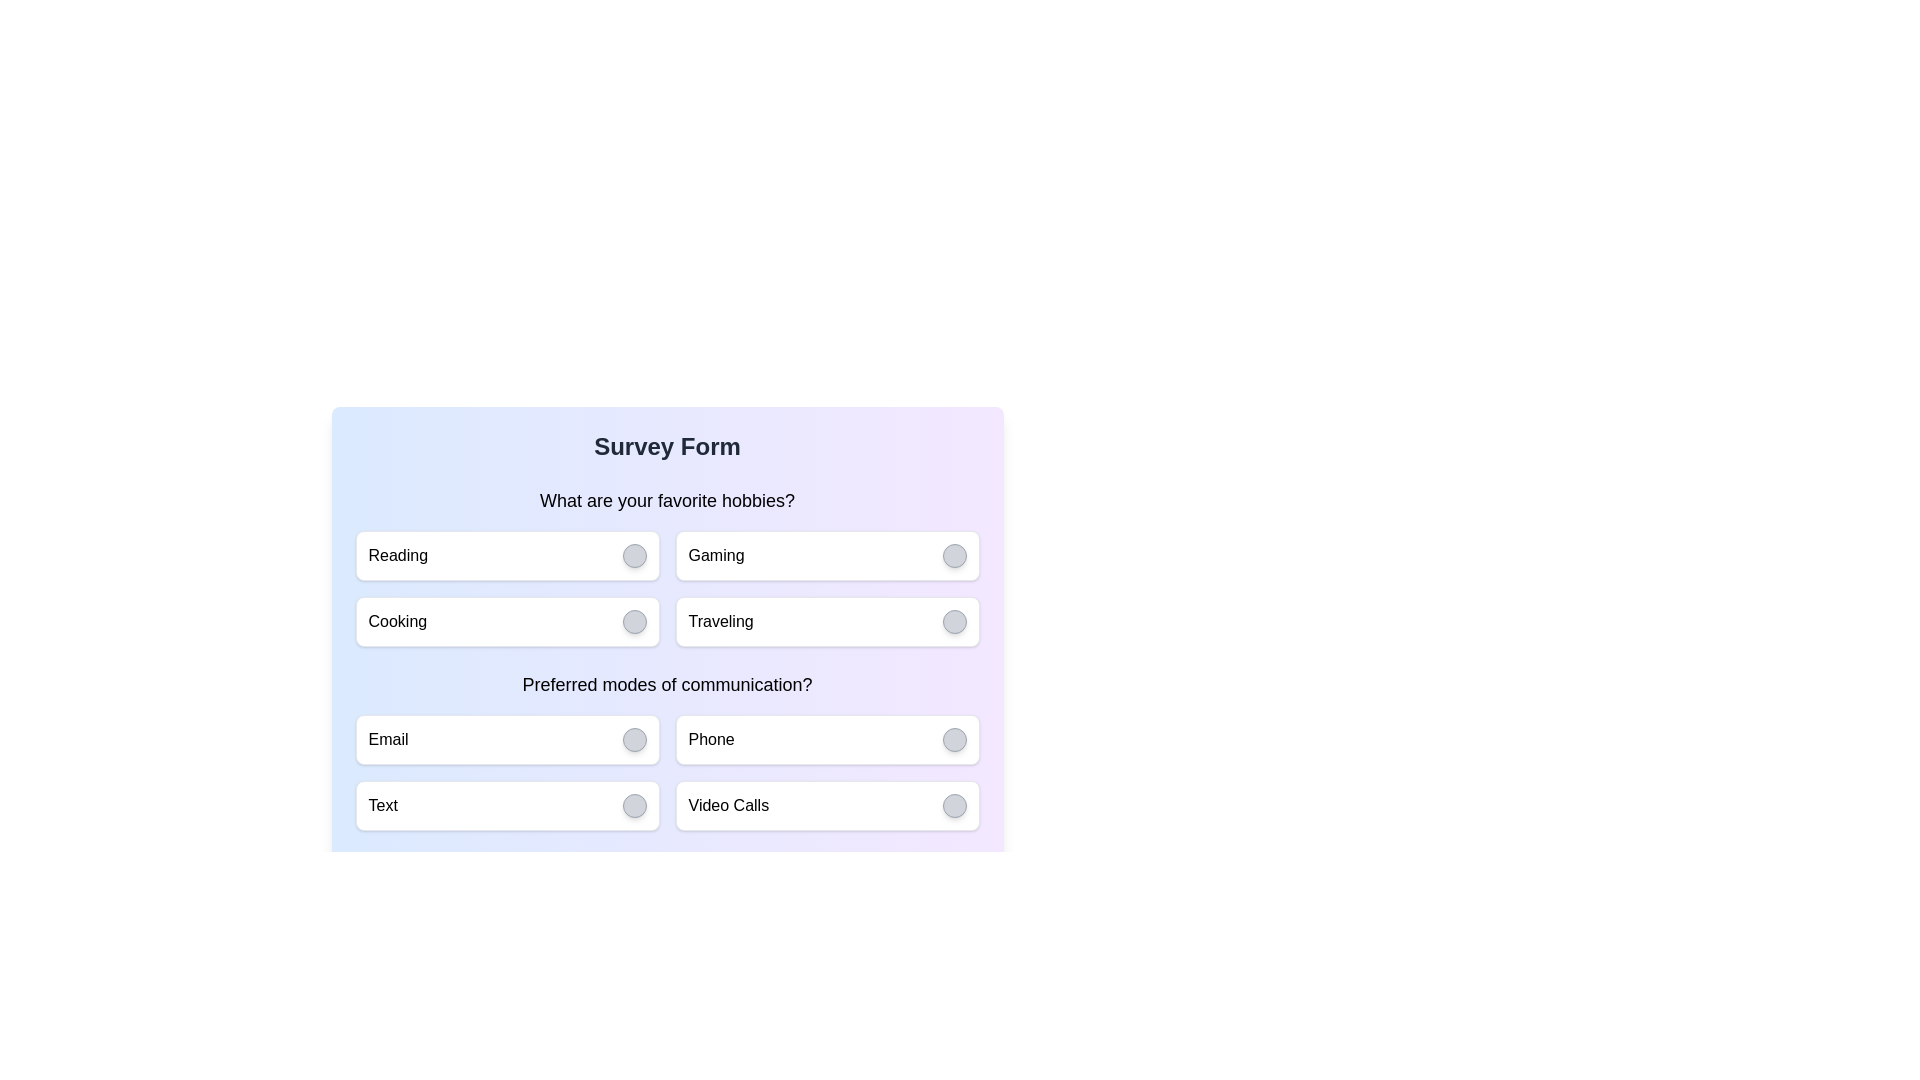  What do you see at coordinates (633, 620) in the screenshot?
I see `the radio button for the 'Cooking' hobby option` at bounding box center [633, 620].